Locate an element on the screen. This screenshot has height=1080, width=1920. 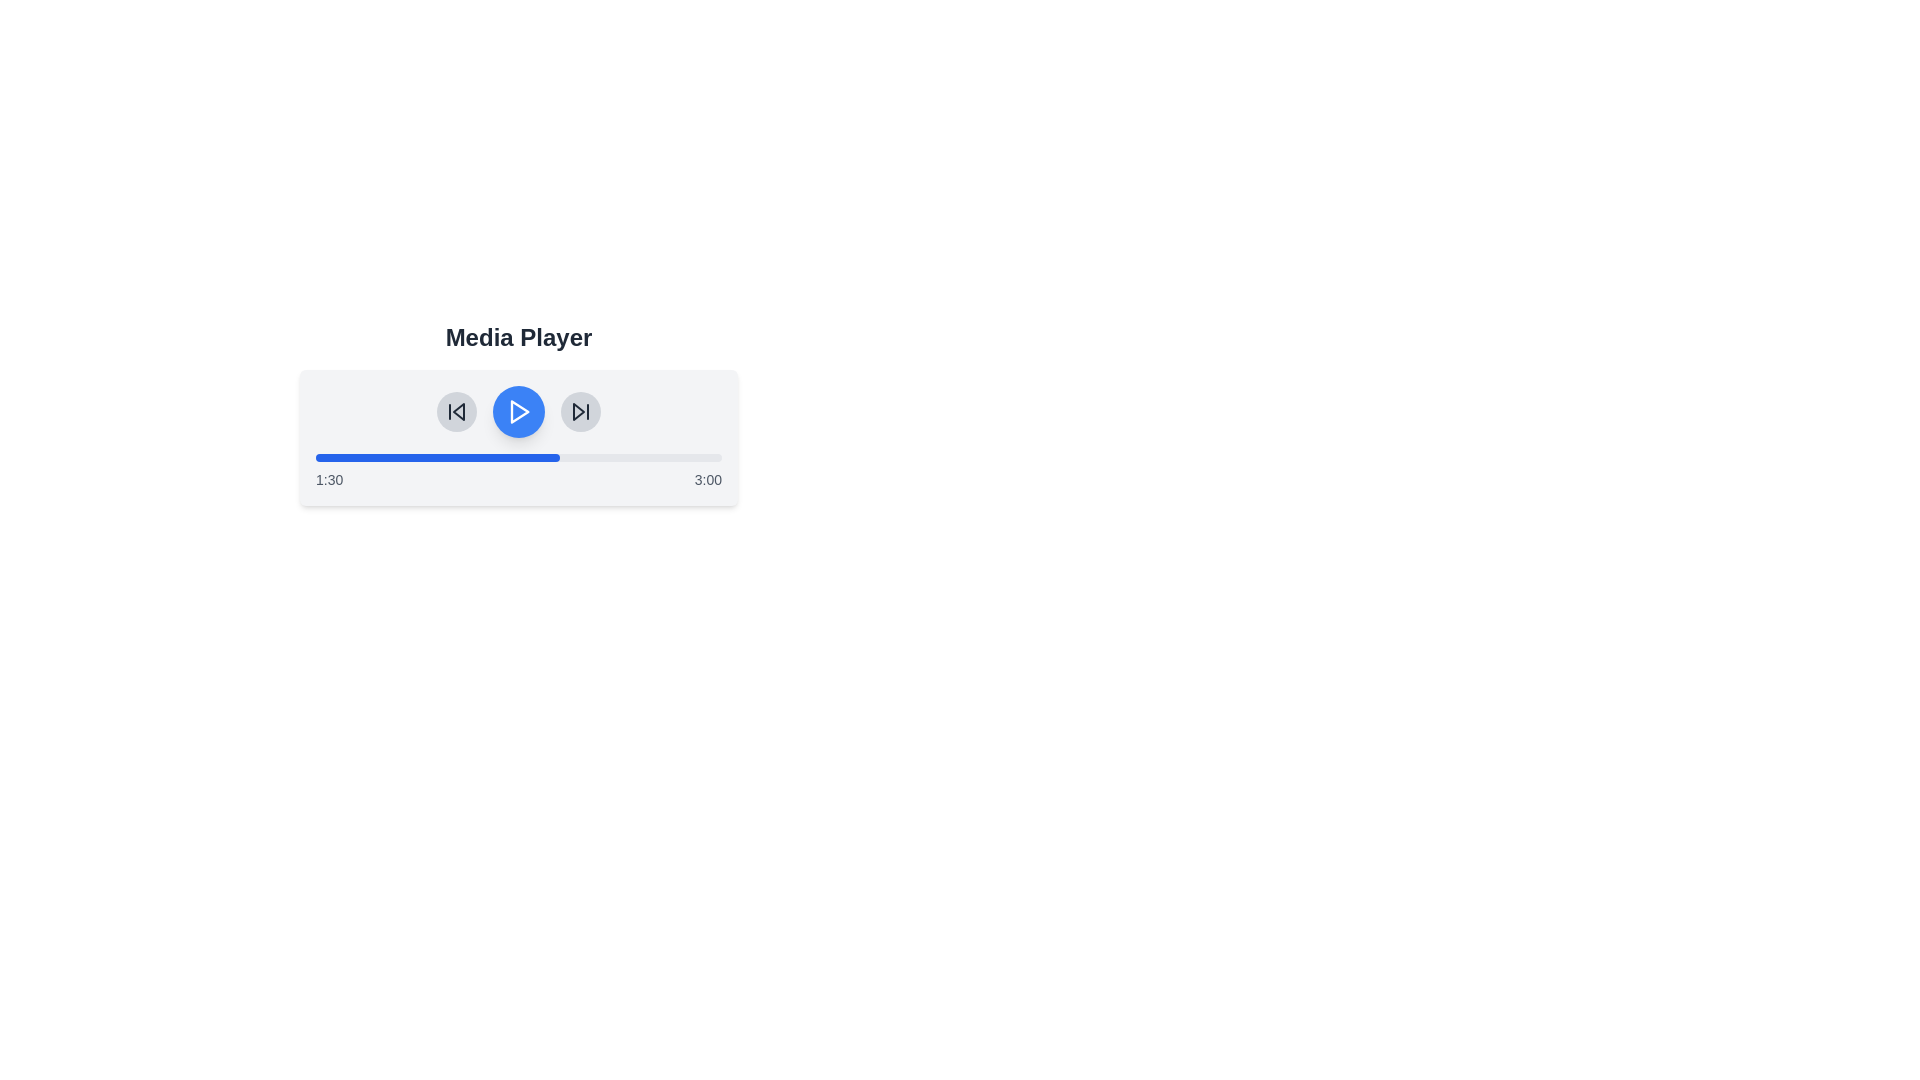
the horizontal progress bar located at the bottom of the media control panel, which has a gray background and a blue fill, situated between the media control buttons and the time labels is located at coordinates (518, 458).